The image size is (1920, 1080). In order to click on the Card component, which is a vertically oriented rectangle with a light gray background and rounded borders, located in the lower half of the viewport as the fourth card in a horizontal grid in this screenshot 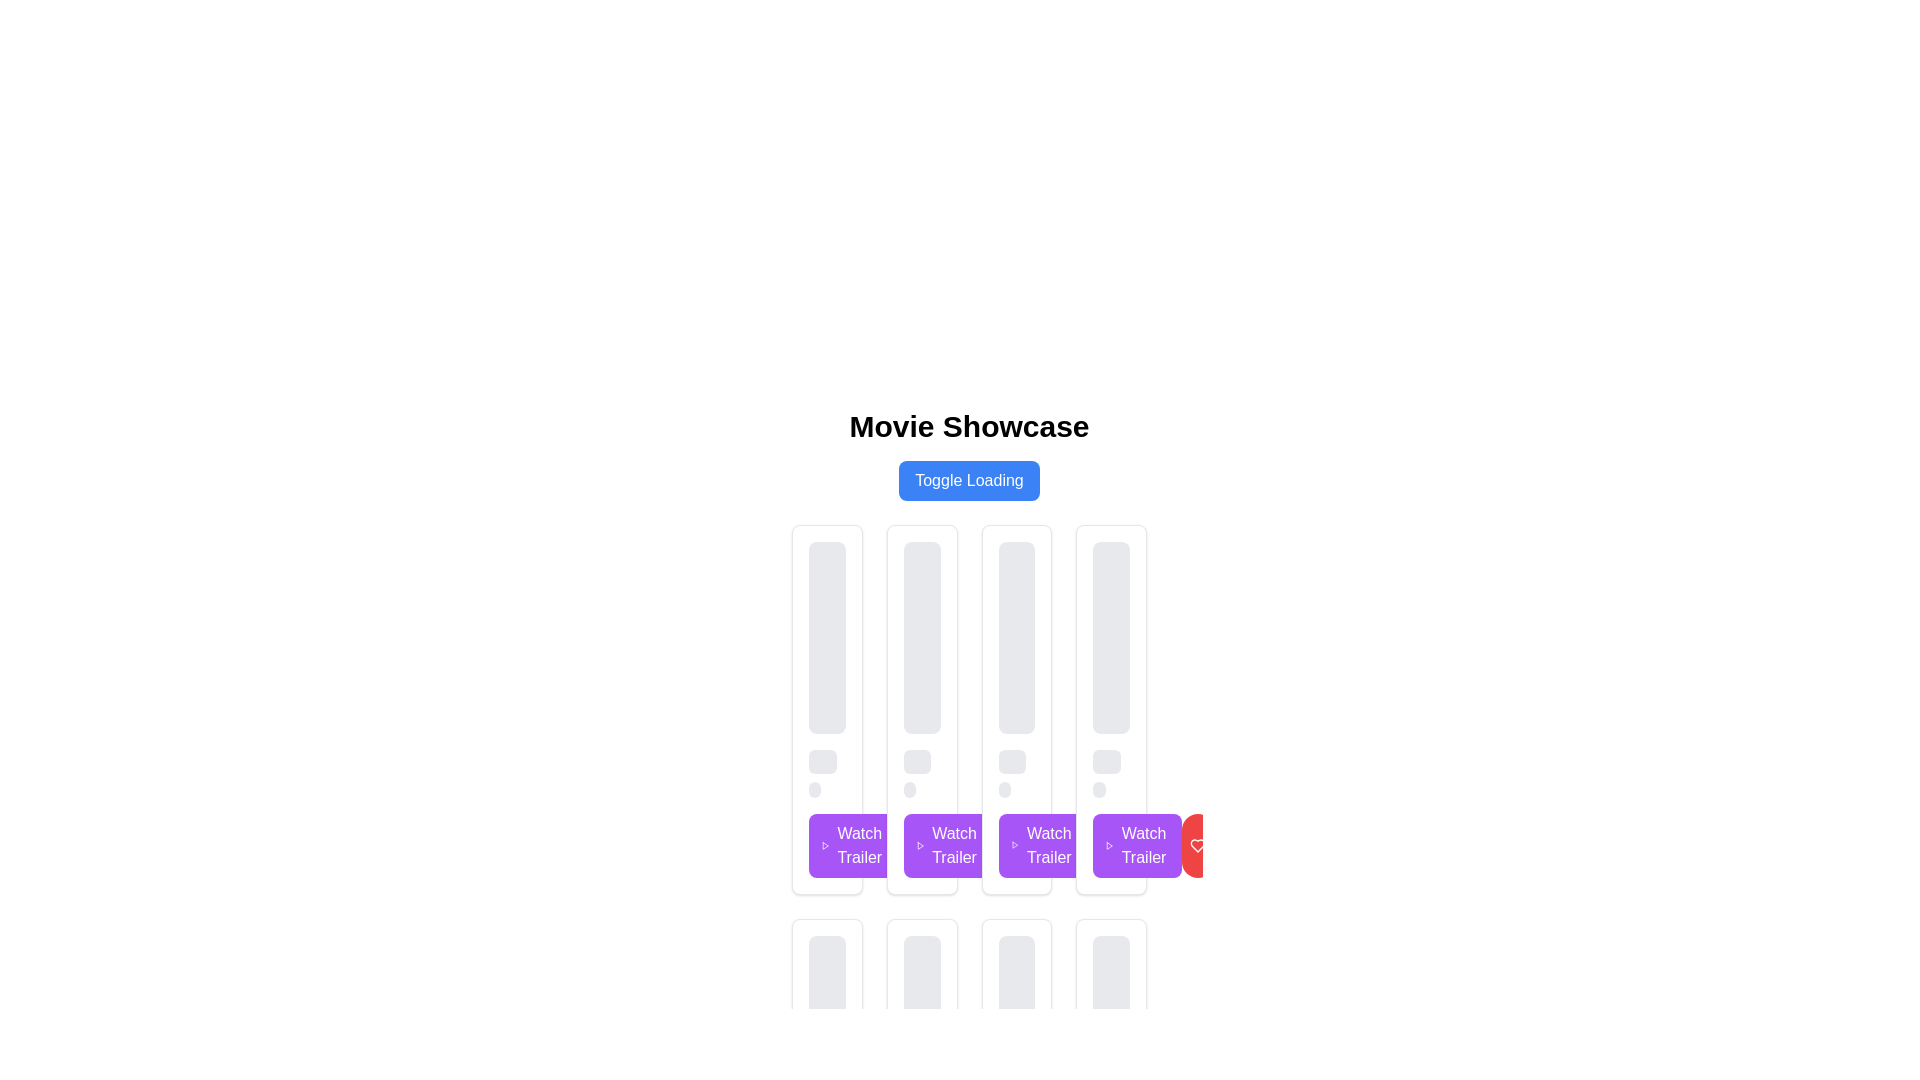, I will do `click(1110, 708)`.